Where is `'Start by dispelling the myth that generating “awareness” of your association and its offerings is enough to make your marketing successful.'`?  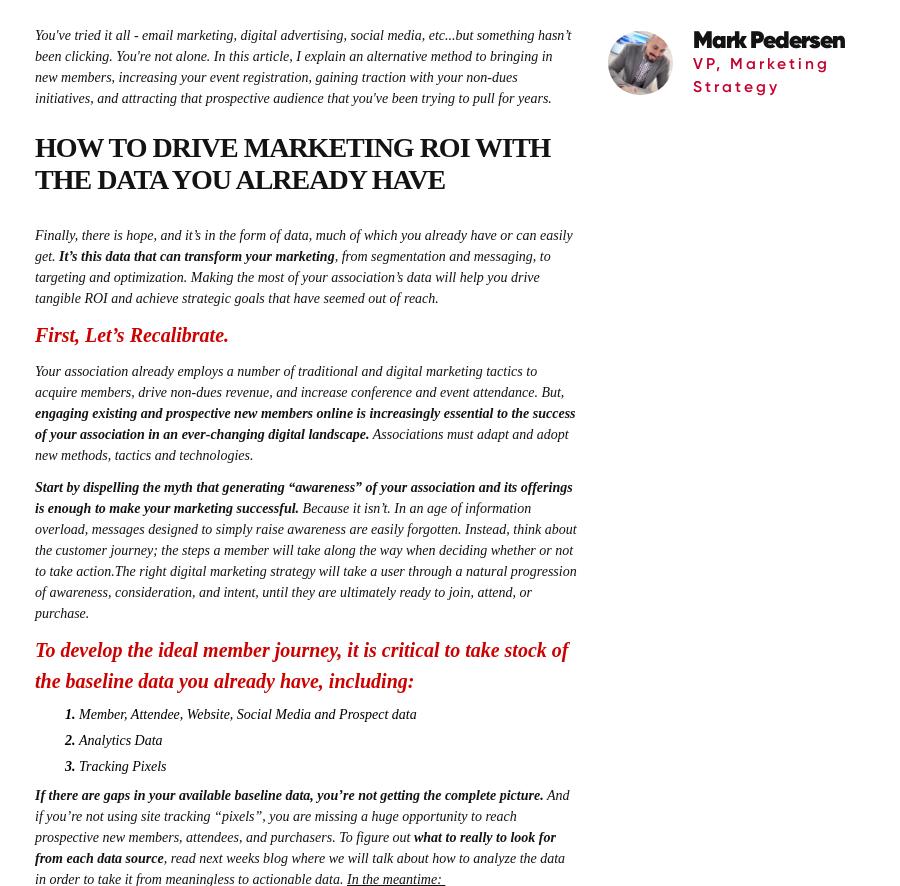 'Start by dispelling the myth that generating “awareness” of your association and its offerings is enough to make your marketing successful.' is located at coordinates (302, 497).